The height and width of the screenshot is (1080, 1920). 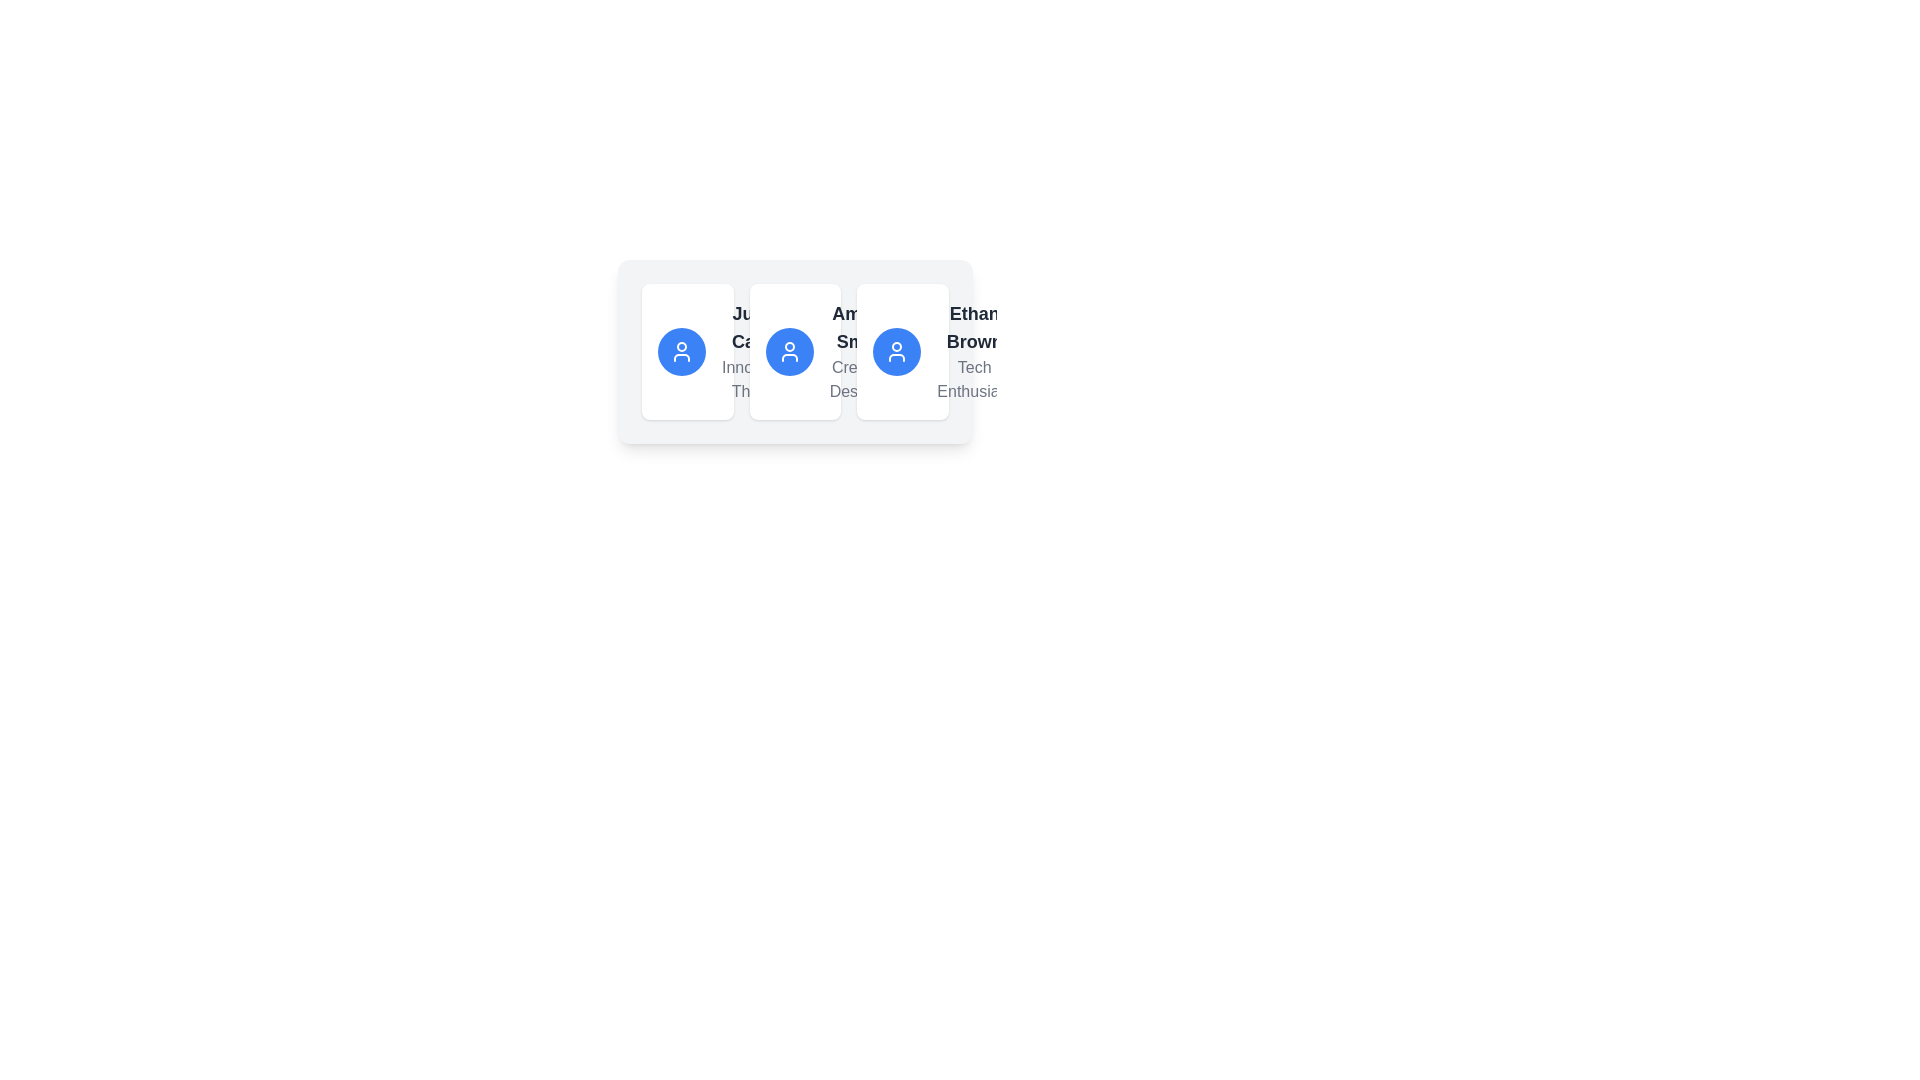 I want to click on the Text Display element that shows 'Julian Carter' in bold and 'Innovative Thinker' below it, located to the right of a user icon, so click(x=757, y=350).